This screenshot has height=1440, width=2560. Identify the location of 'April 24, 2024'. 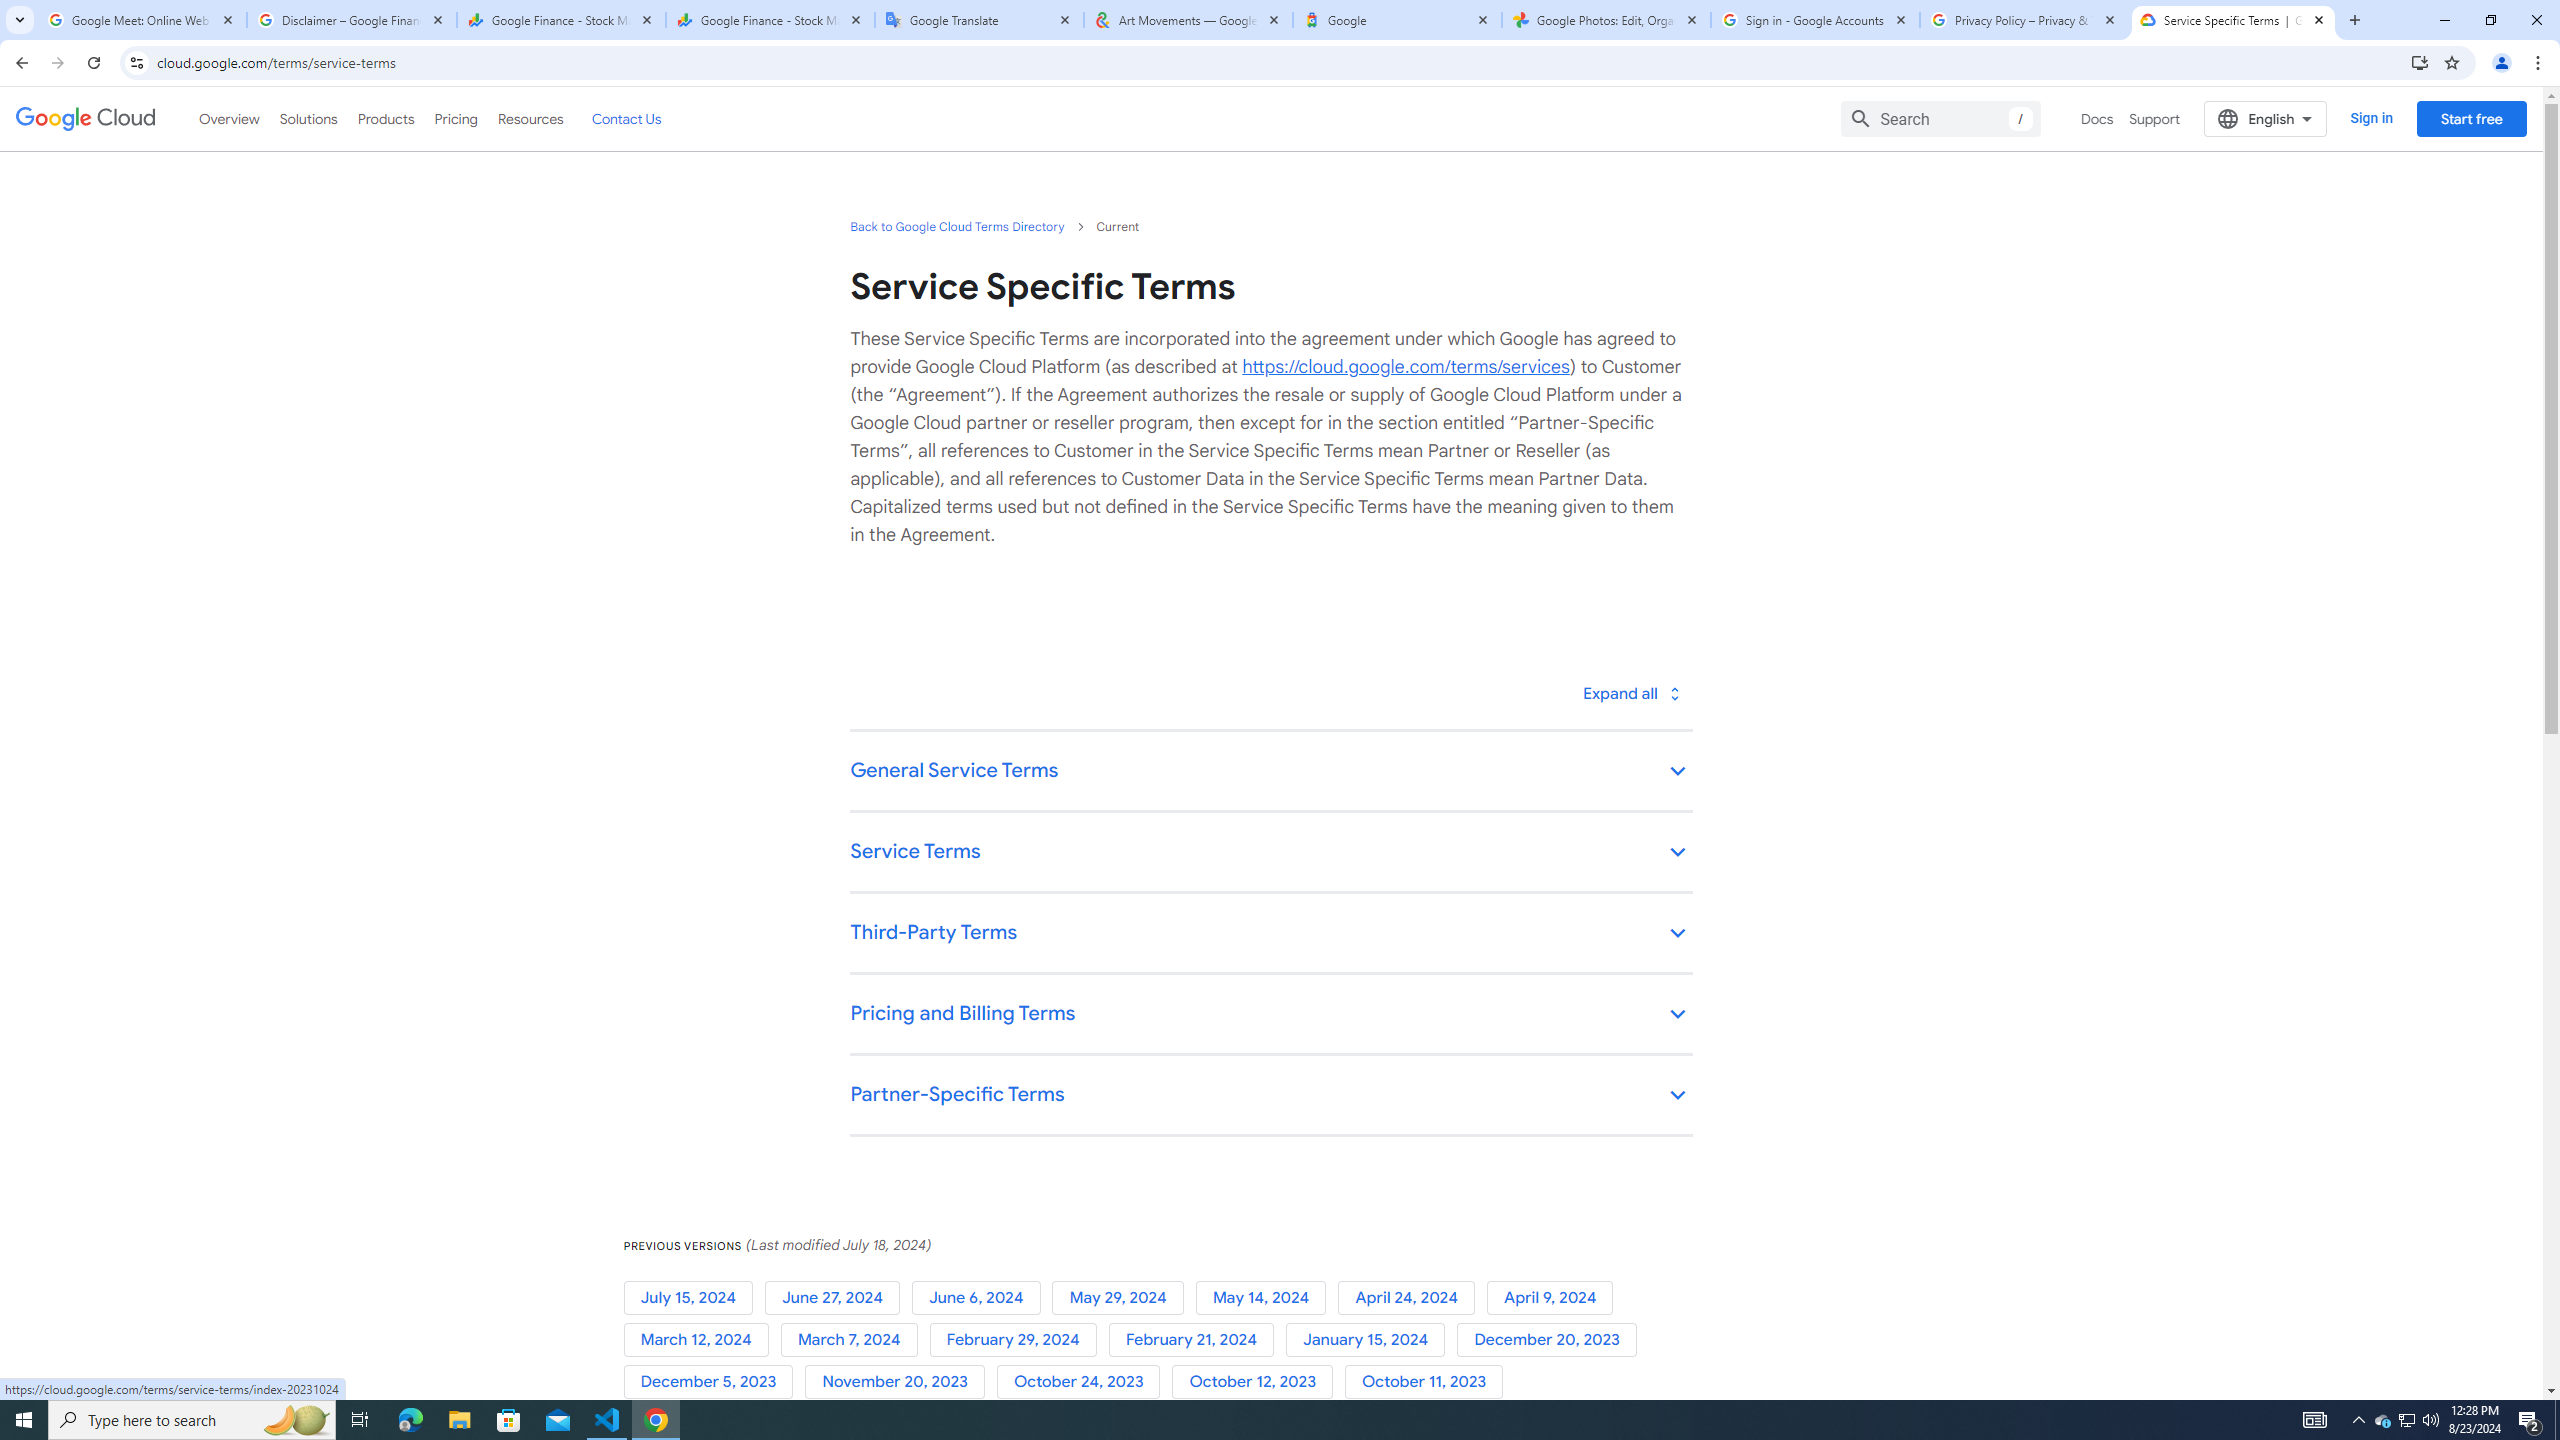
(1413, 1298).